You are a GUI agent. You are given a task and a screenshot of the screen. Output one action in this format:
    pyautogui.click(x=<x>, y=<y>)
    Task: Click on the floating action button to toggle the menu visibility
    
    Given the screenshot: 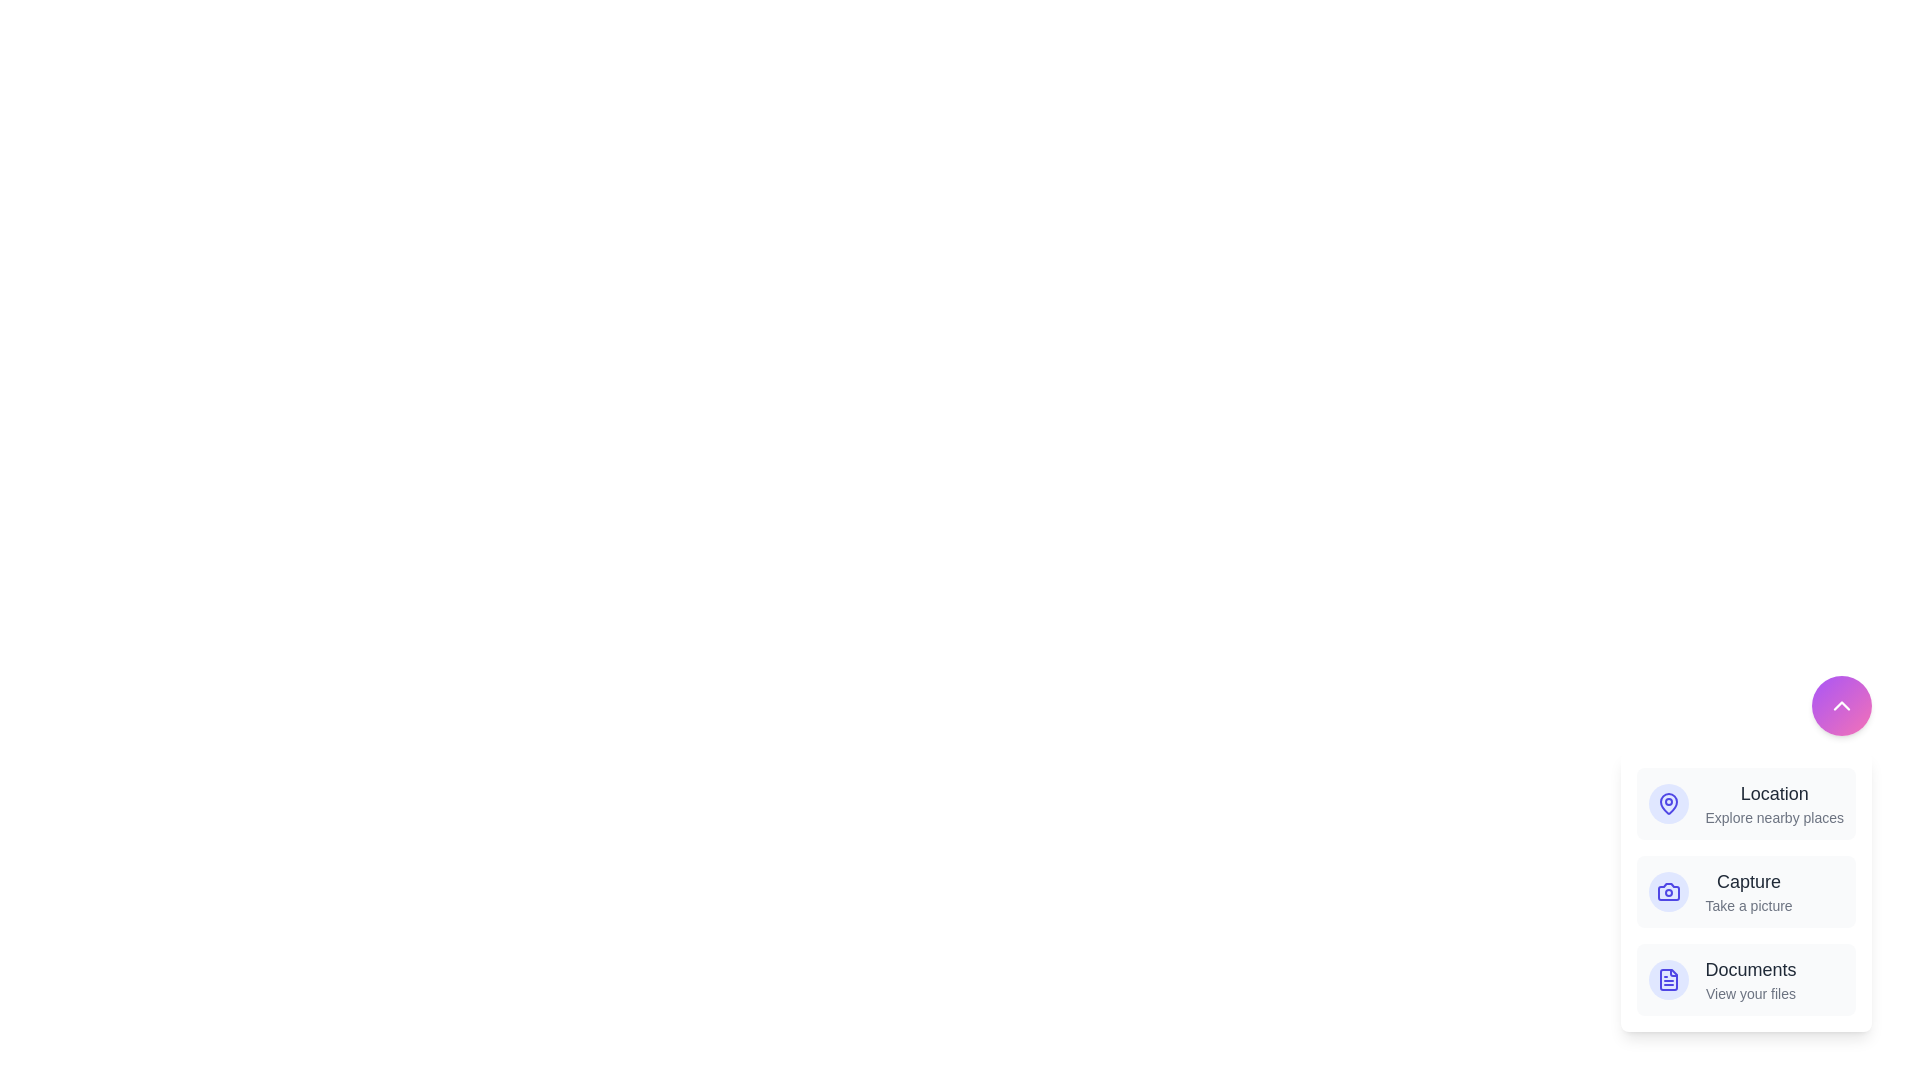 What is the action you would take?
    pyautogui.click(x=1841, y=704)
    